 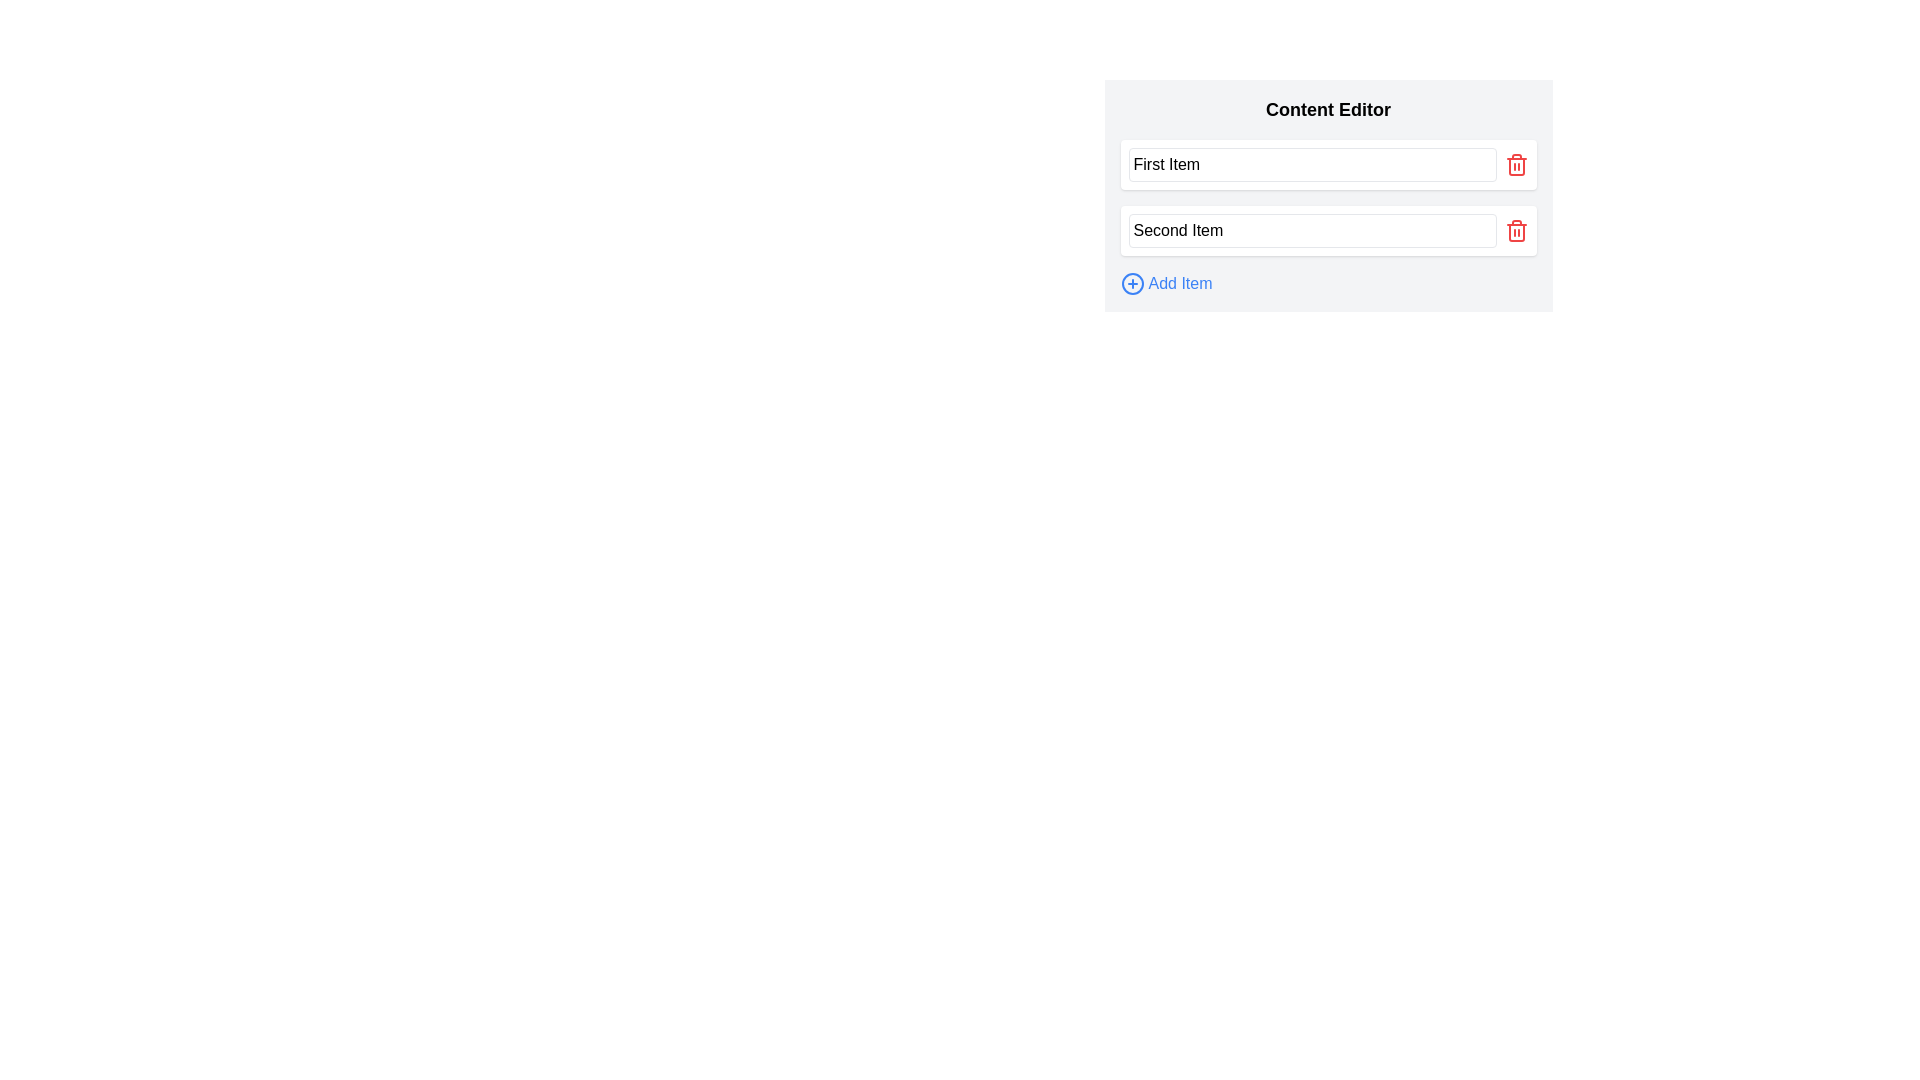 What do you see at coordinates (1166, 284) in the screenshot?
I see `the 'Add Item' button located at the bottom of the content editor, which features a blue text label and a plus icon` at bounding box center [1166, 284].